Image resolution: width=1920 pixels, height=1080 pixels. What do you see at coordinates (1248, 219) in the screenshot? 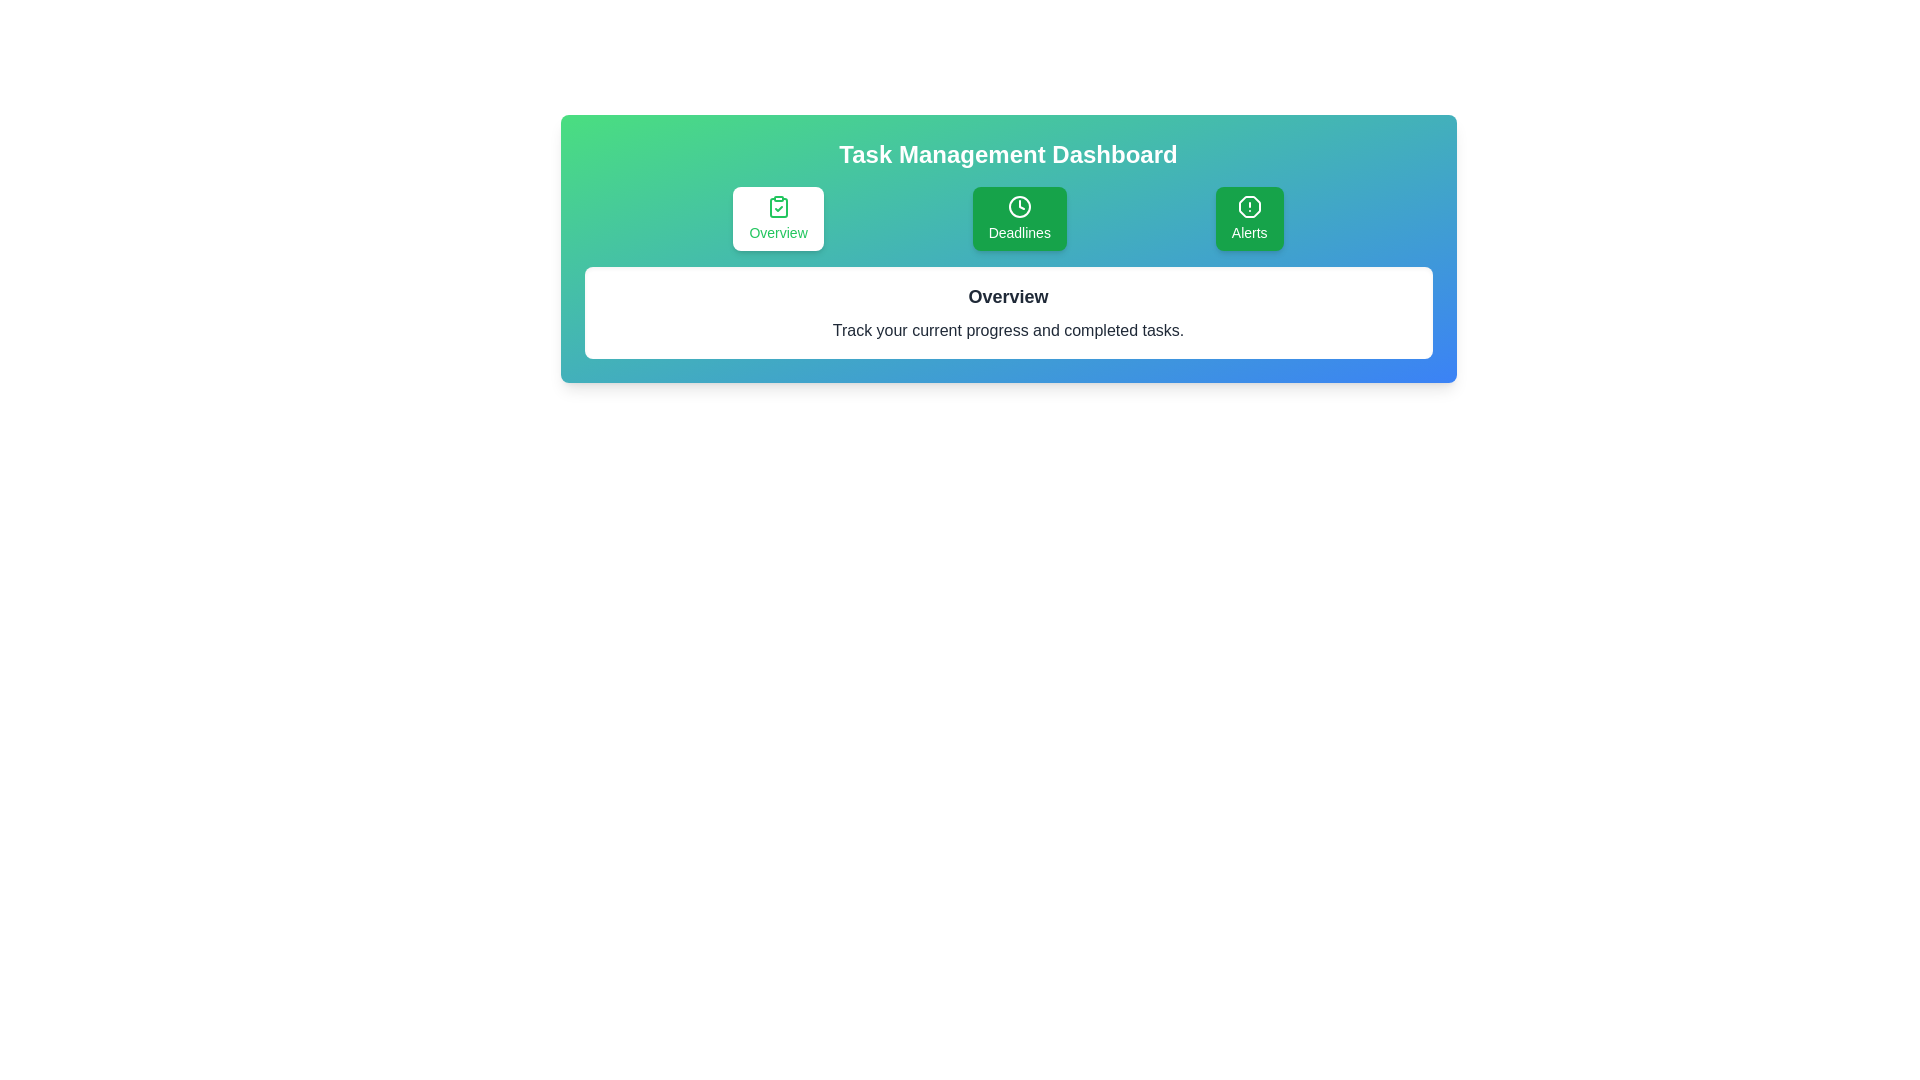
I see `the Alerts tab by clicking on it` at bounding box center [1248, 219].